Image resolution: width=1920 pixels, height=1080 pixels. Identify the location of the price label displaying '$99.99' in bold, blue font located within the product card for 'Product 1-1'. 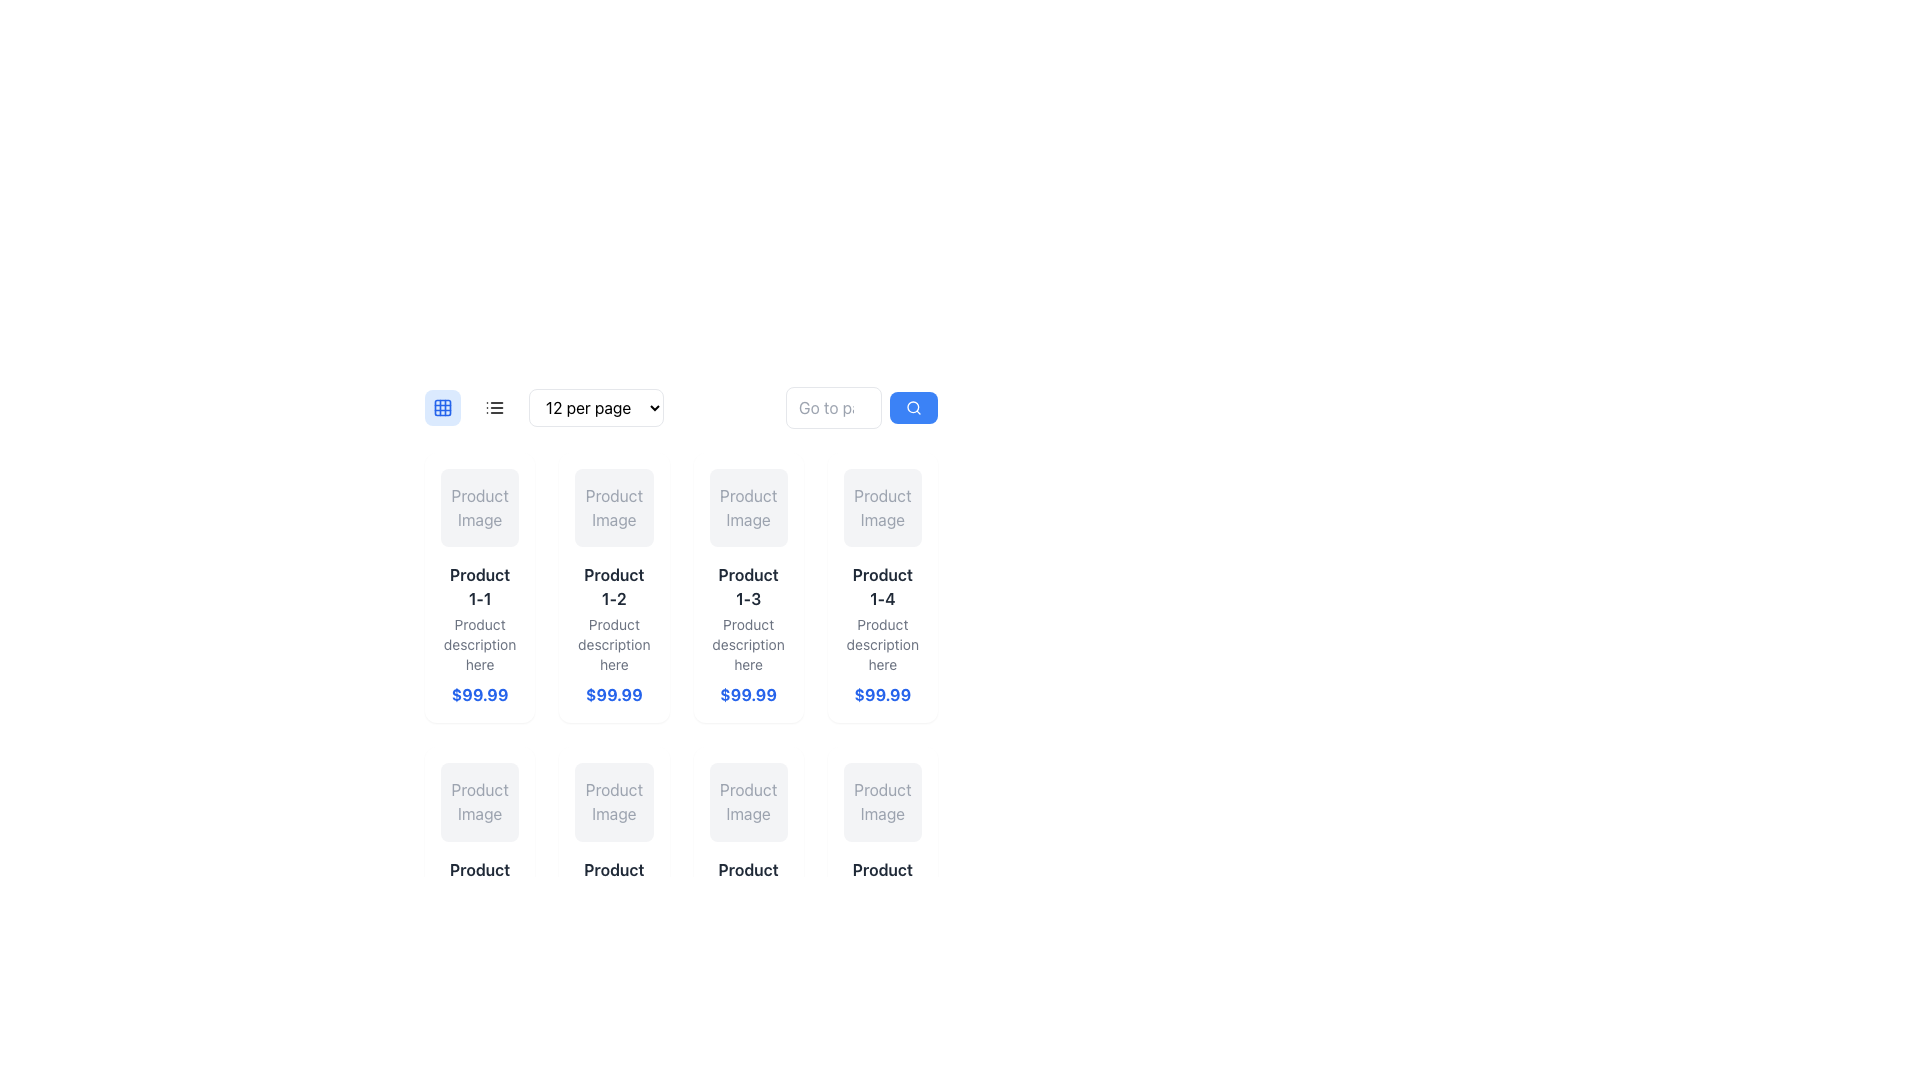
(480, 694).